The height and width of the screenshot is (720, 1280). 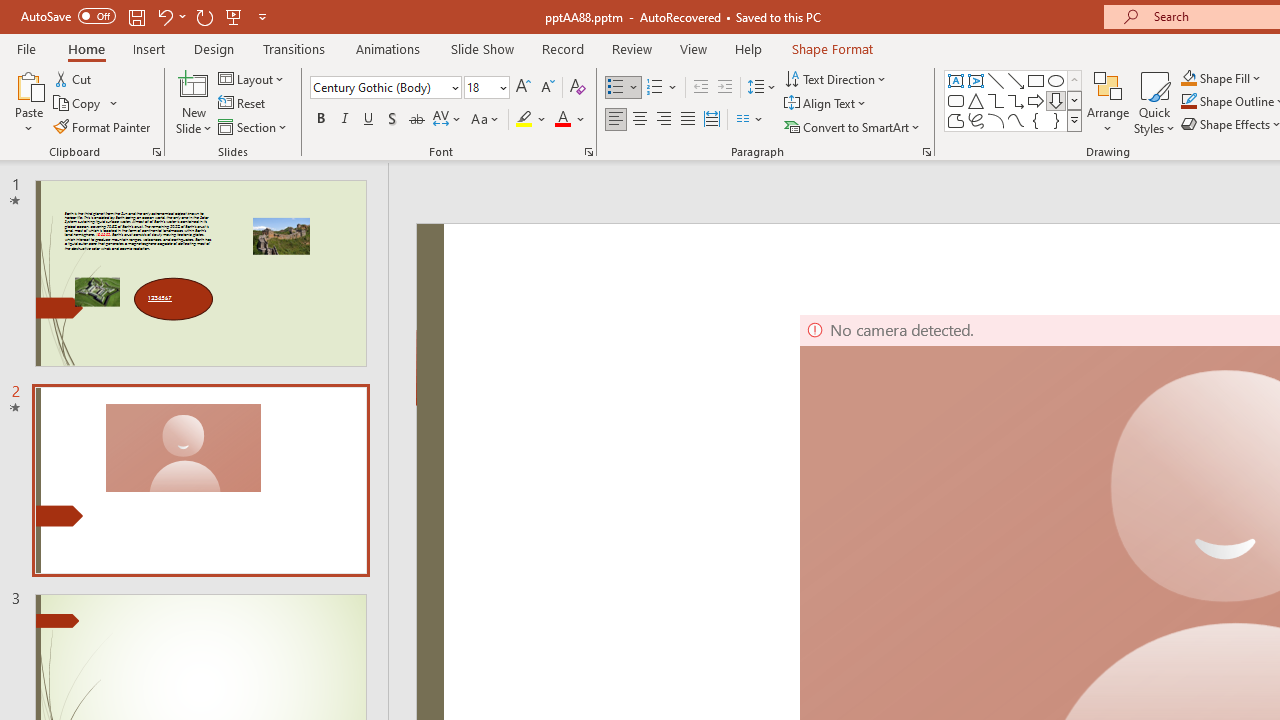 What do you see at coordinates (1016, 100) in the screenshot?
I see `'Connector: Elbow Arrow'` at bounding box center [1016, 100].